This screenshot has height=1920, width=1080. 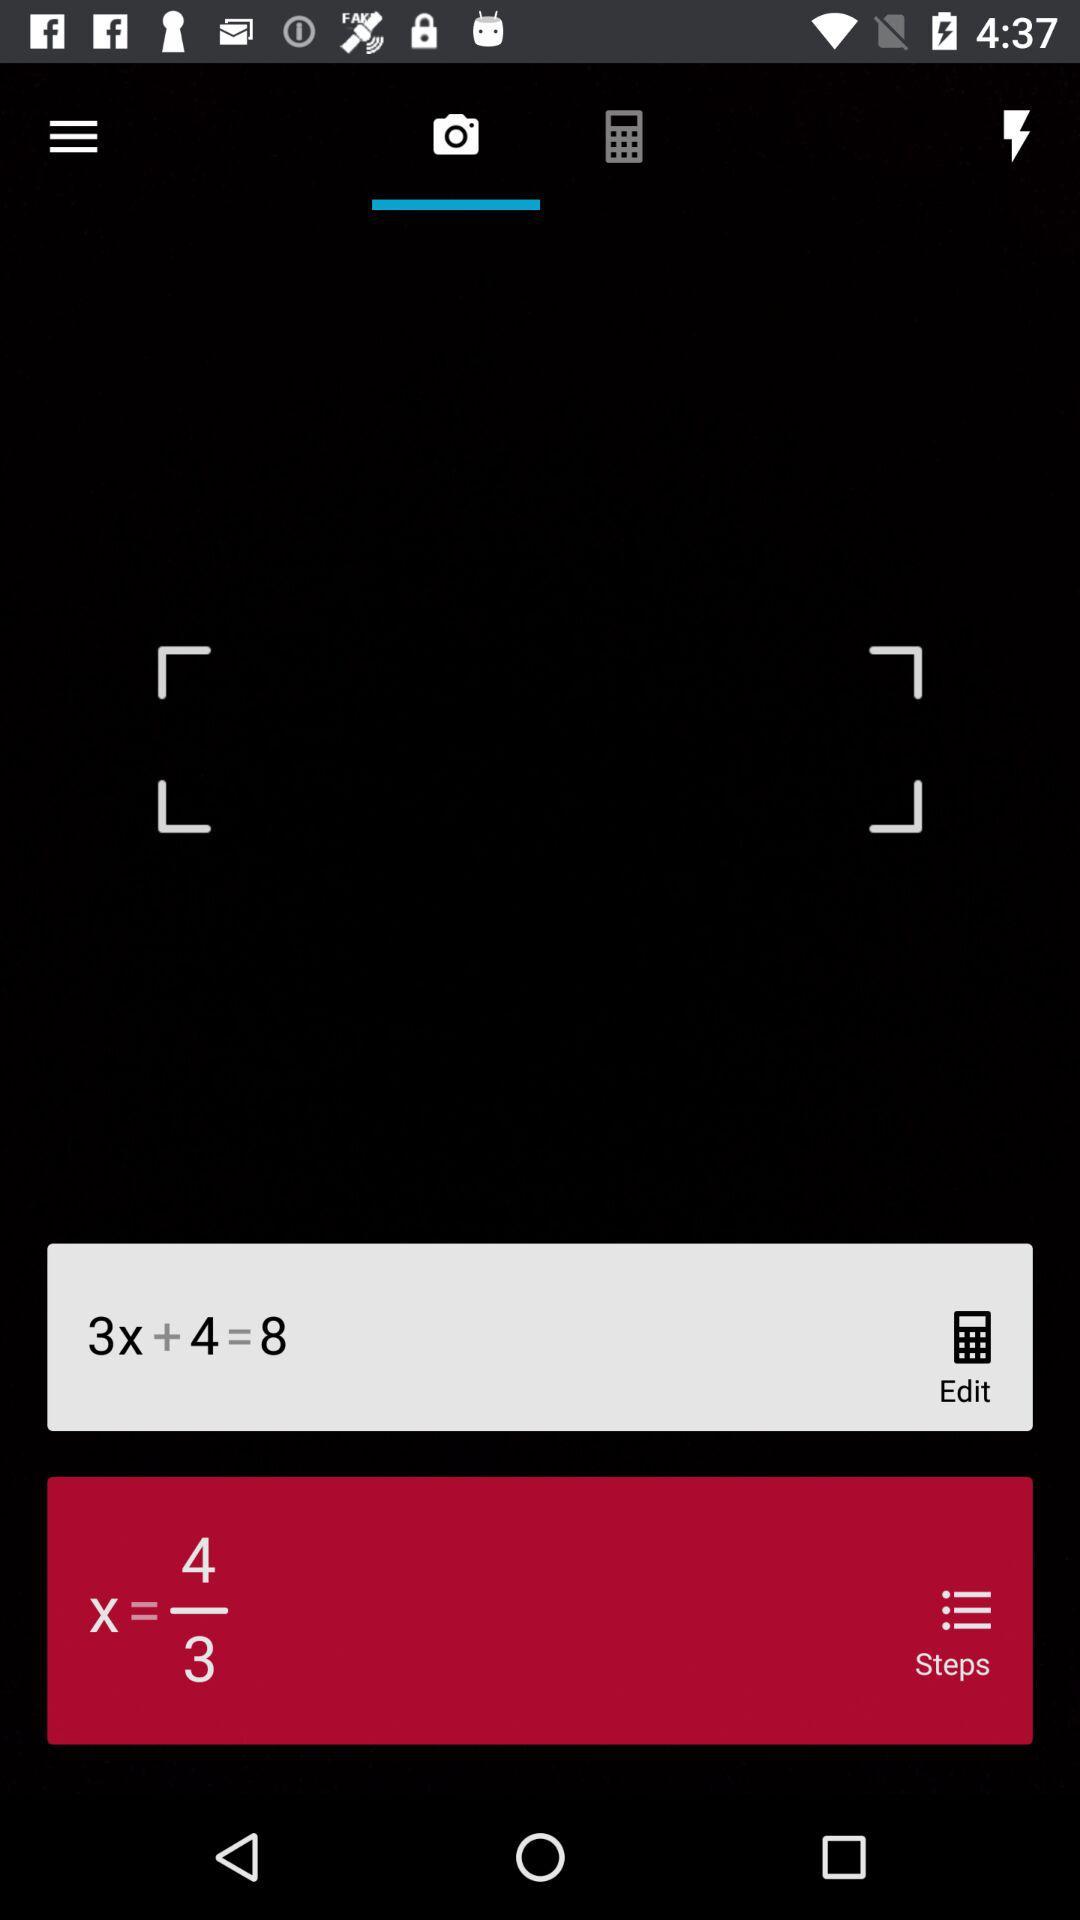 I want to click on item at the top left corner, so click(x=72, y=135).